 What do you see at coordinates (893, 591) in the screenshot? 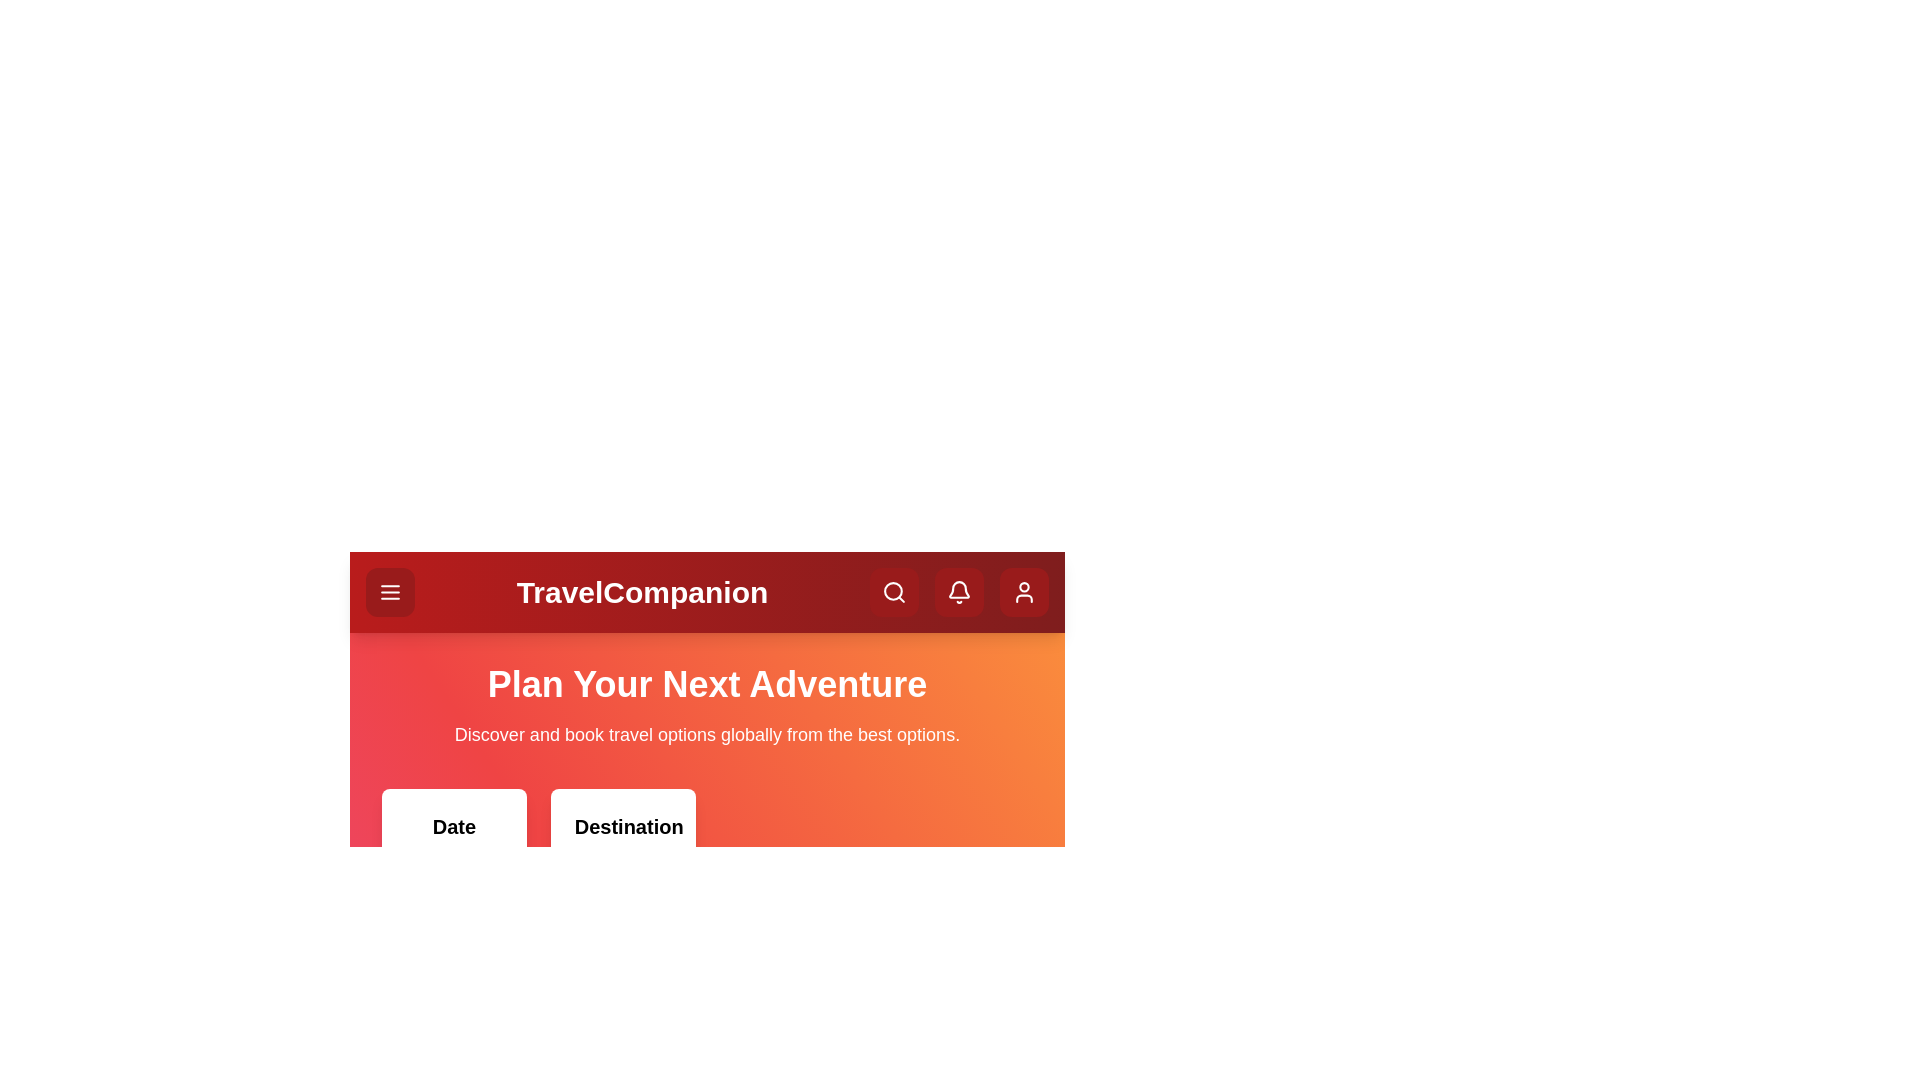
I see `the search icon to initiate a search` at bounding box center [893, 591].